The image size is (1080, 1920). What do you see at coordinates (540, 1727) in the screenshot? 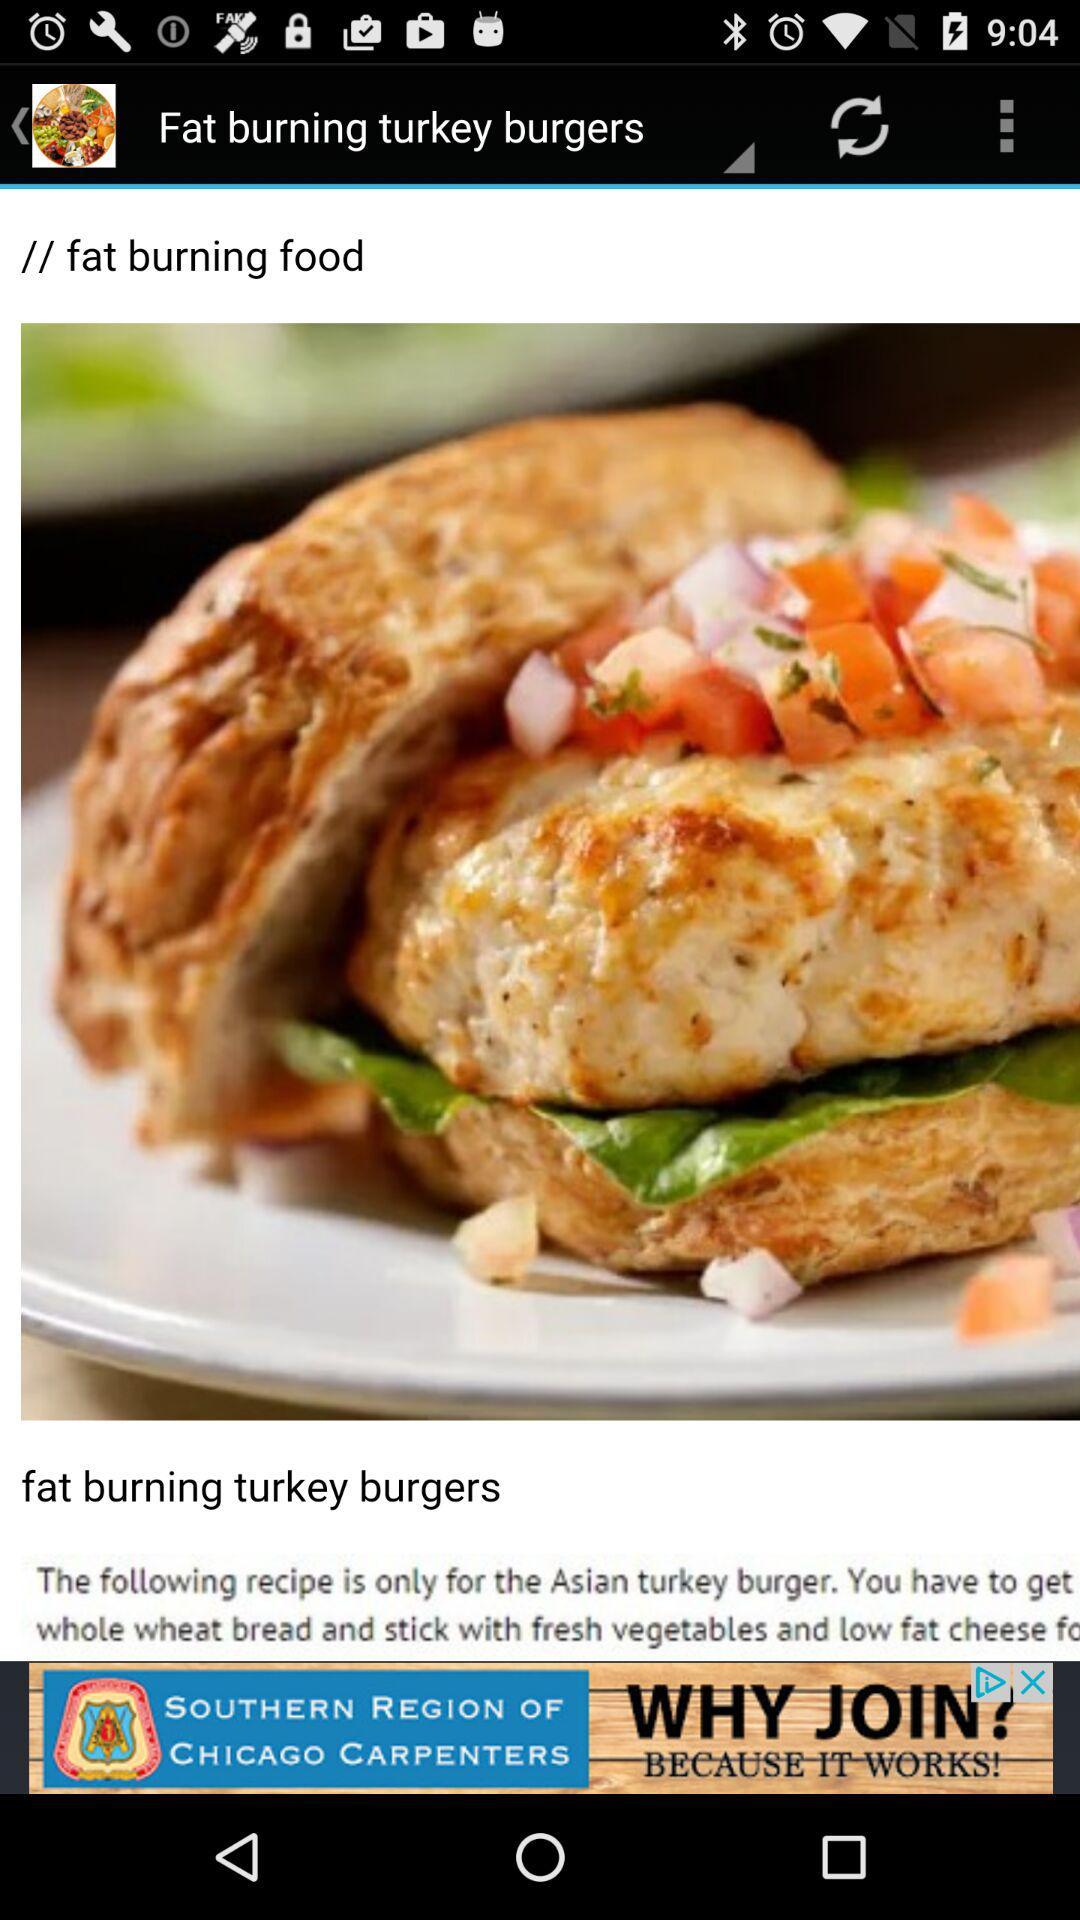
I see `open advertisement` at bounding box center [540, 1727].